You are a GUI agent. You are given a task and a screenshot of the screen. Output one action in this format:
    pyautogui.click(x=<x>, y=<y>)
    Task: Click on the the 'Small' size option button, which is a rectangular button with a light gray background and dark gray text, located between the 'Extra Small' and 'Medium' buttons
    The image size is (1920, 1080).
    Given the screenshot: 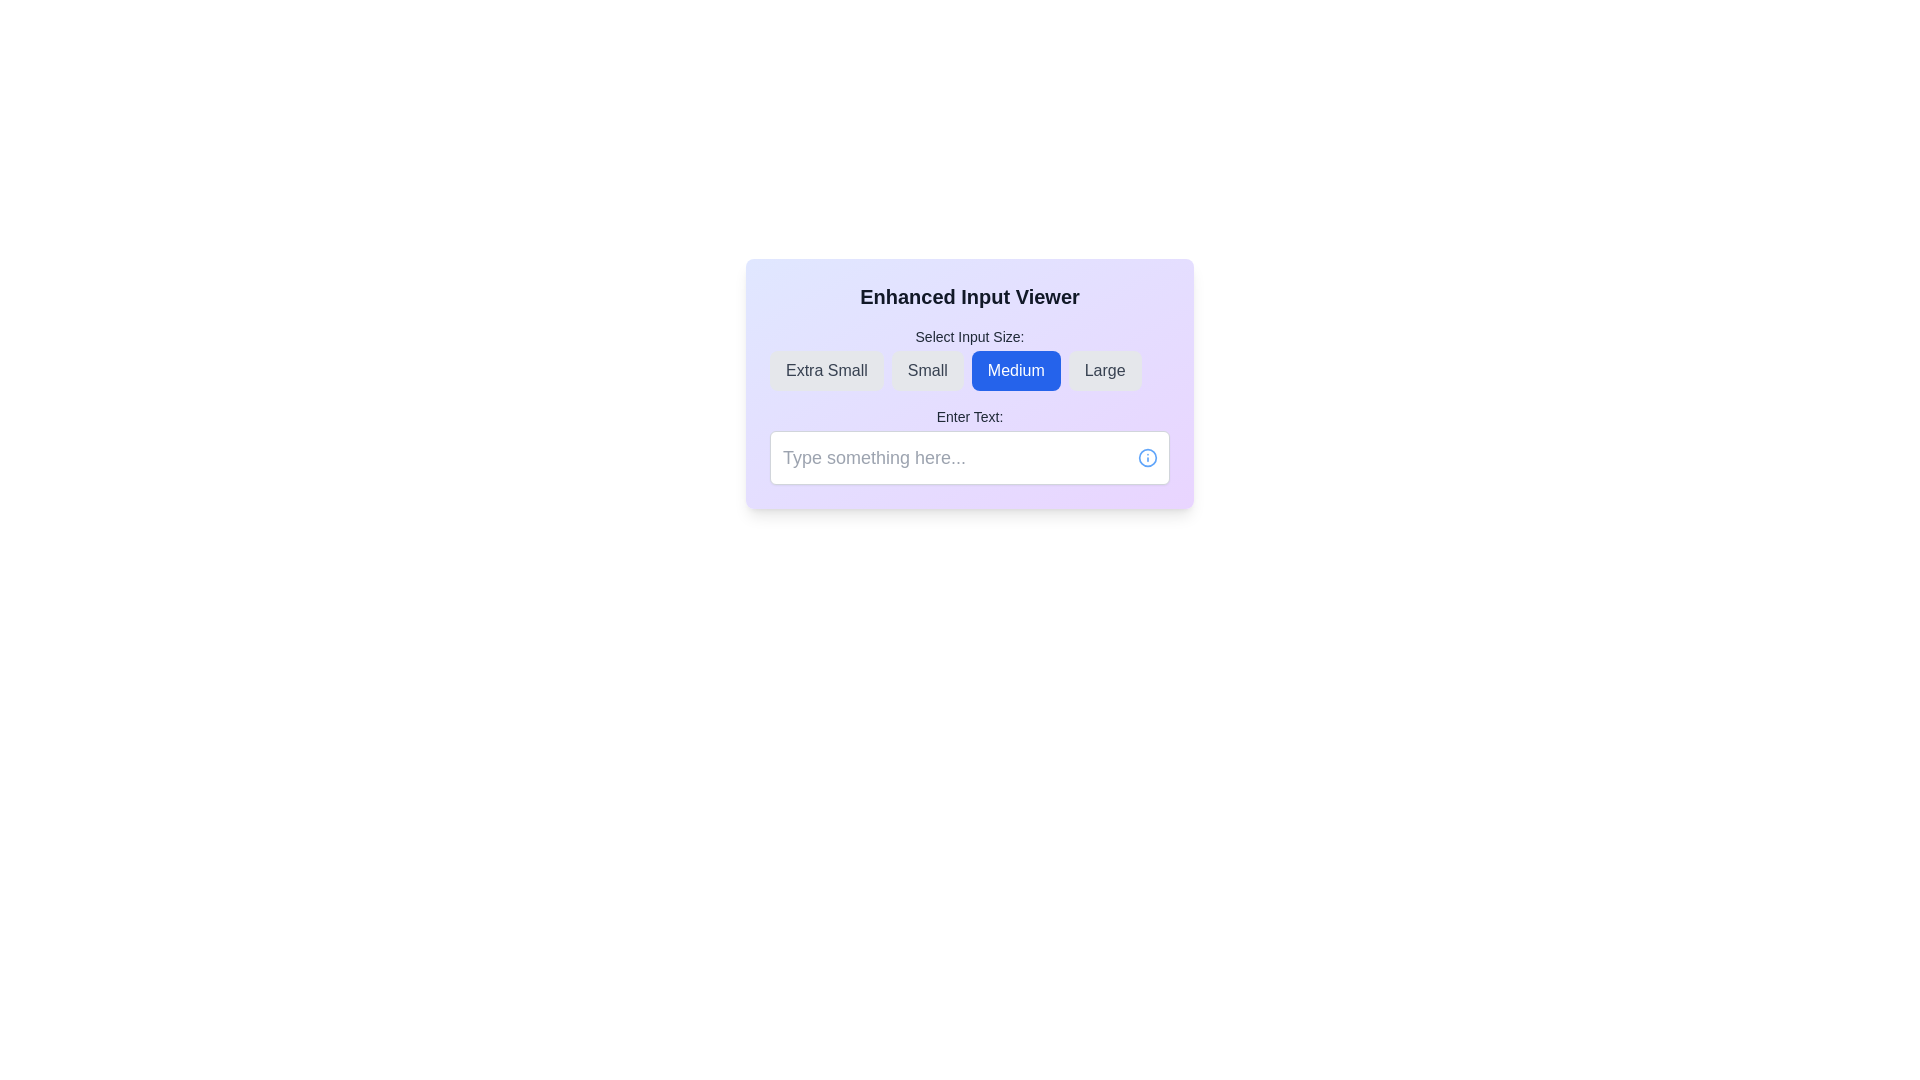 What is the action you would take?
    pyautogui.click(x=926, y=370)
    